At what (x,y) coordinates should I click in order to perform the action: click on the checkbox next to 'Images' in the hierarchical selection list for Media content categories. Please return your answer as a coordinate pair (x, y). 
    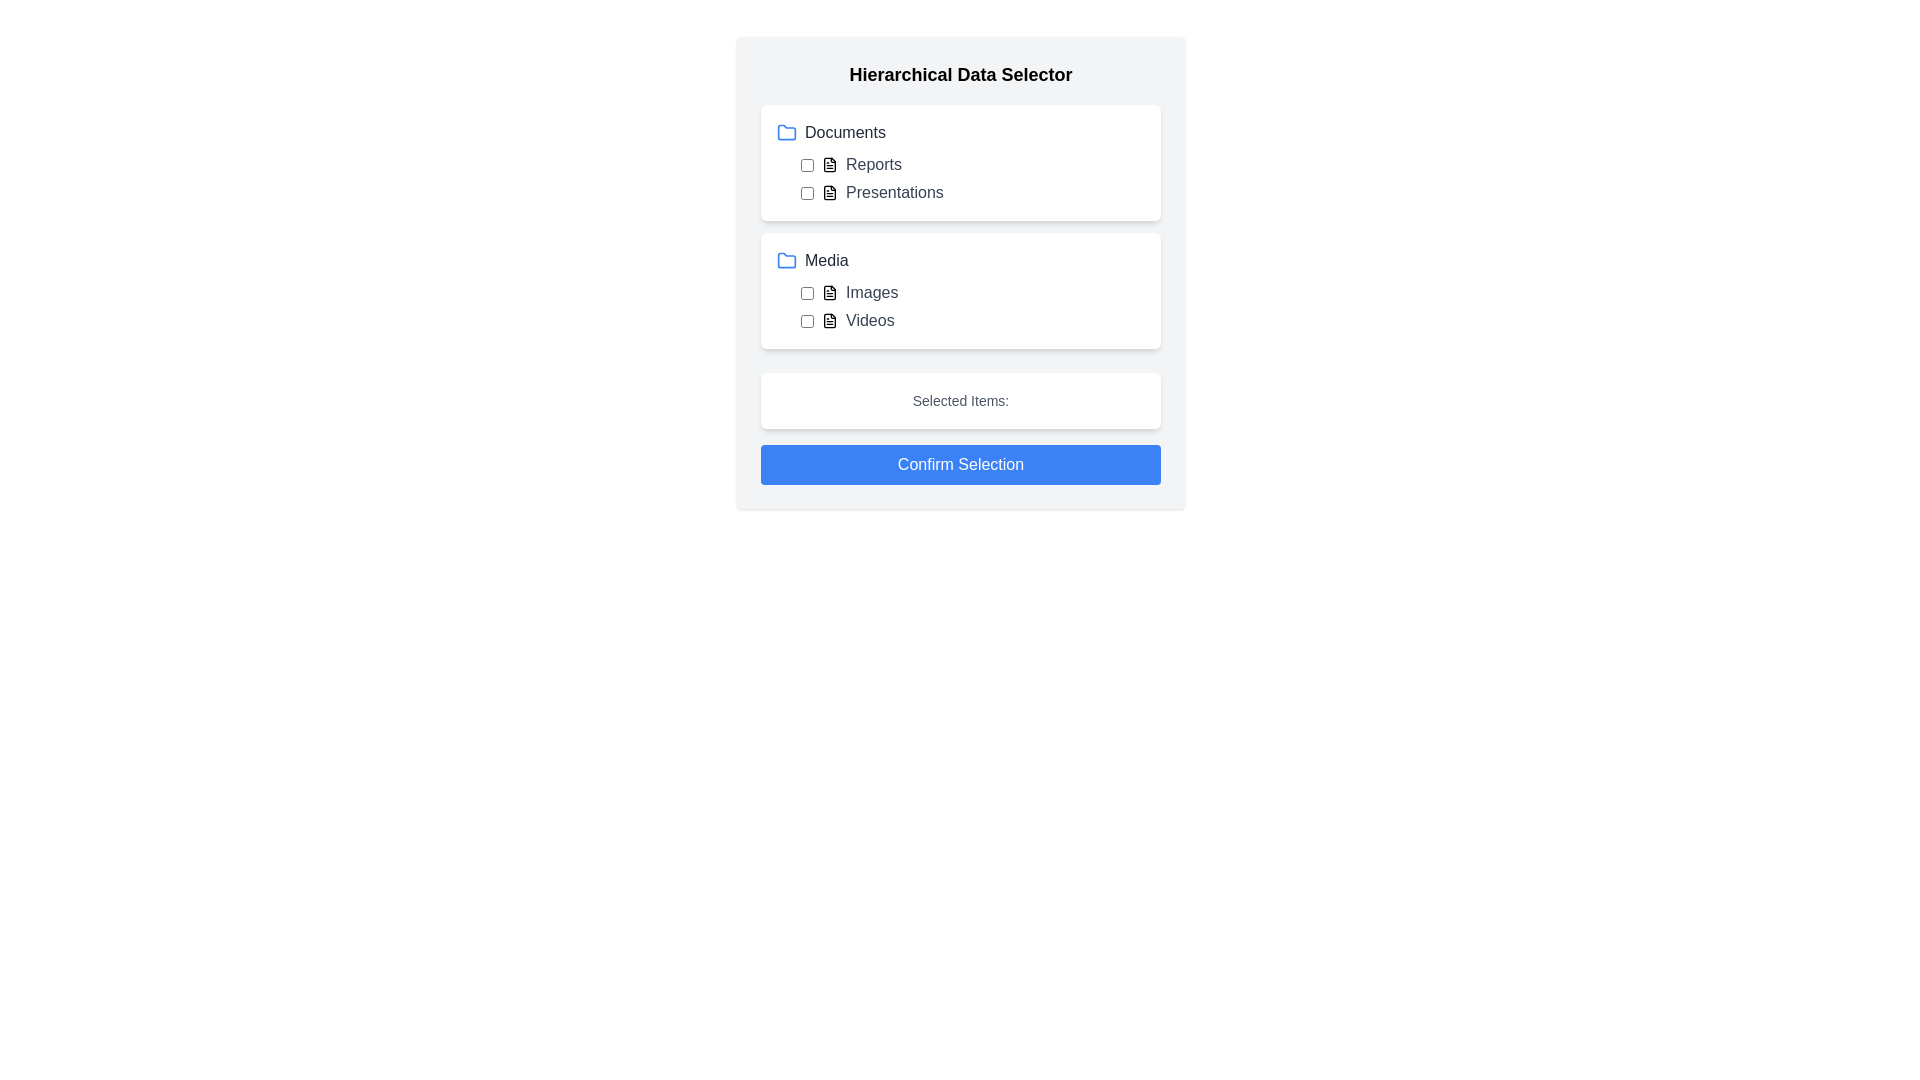
    Looking at the image, I should click on (960, 290).